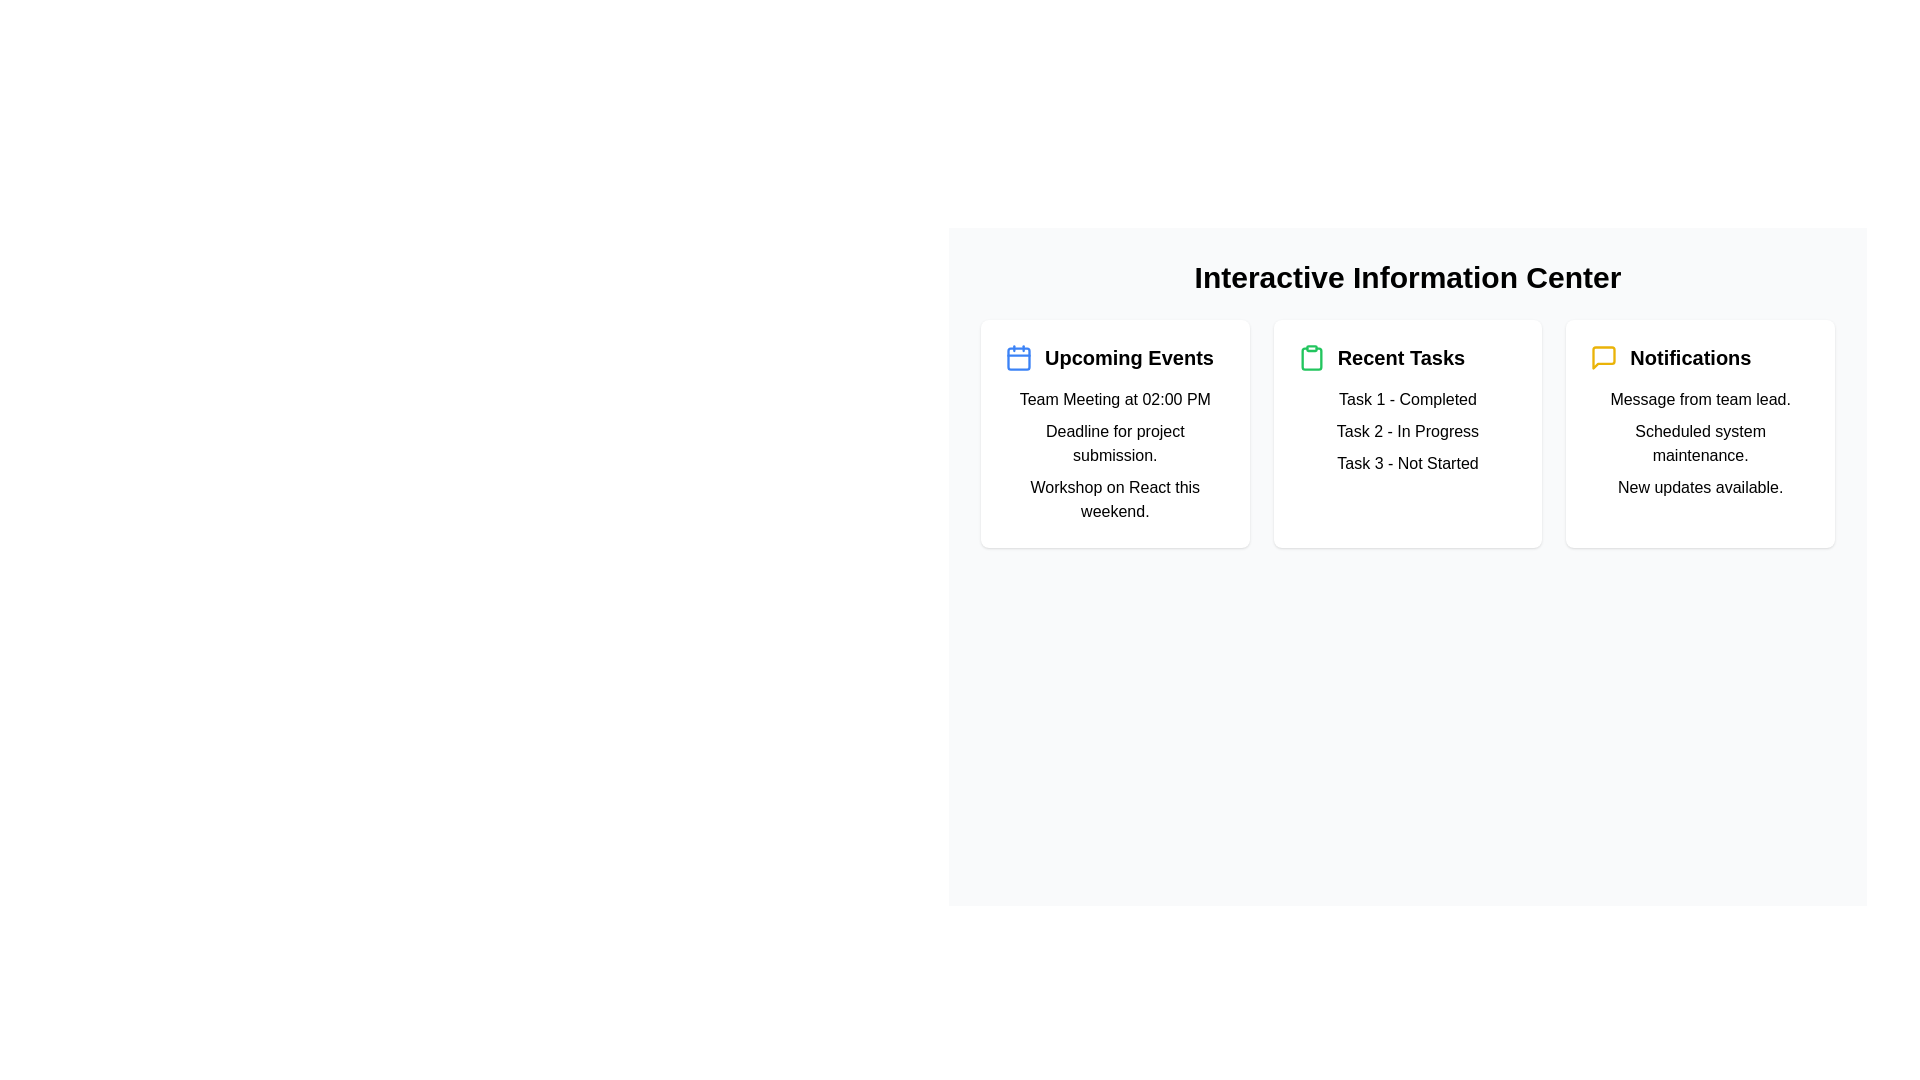 Image resolution: width=1920 pixels, height=1080 pixels. Describe the element at coordinates (1400, 357) in the screenshot. I see `text label displaying 'Recent Tasks', which is a prominent bold label located centrally within a card layout, following a clipboard icon` at that location.